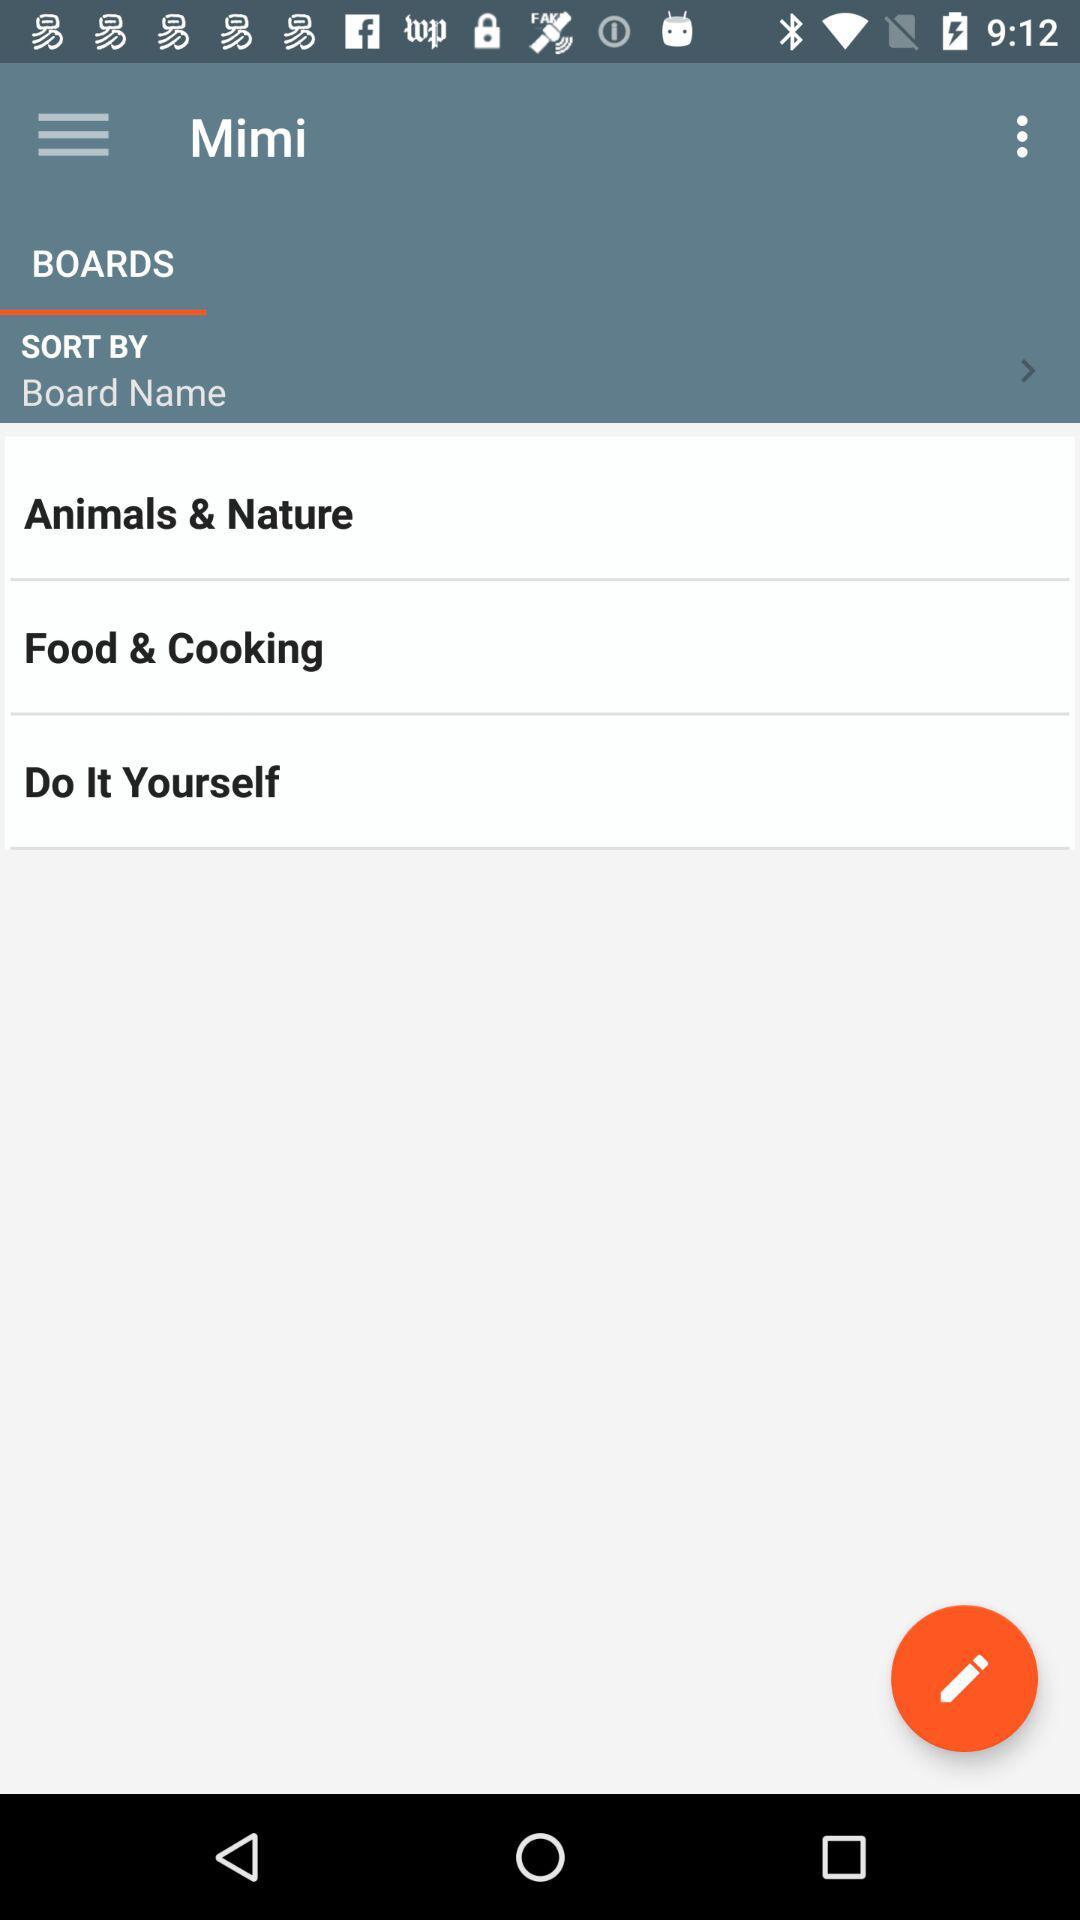  What do you see at coordinates (72, 135) in the screenshot?
I see `item to the left of mimi item` at bounding box center [72, 135].